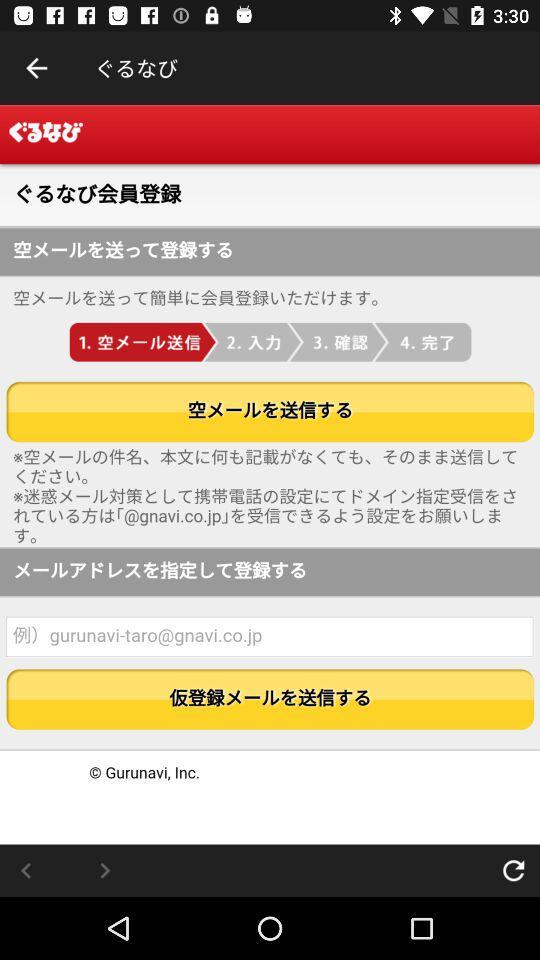 The height and width of the screenshot is (960, 540). What do you see at coordinates (25, 869) in the screenshot?
I see `the arrow_backward icon` at bounding box center [25, 869].